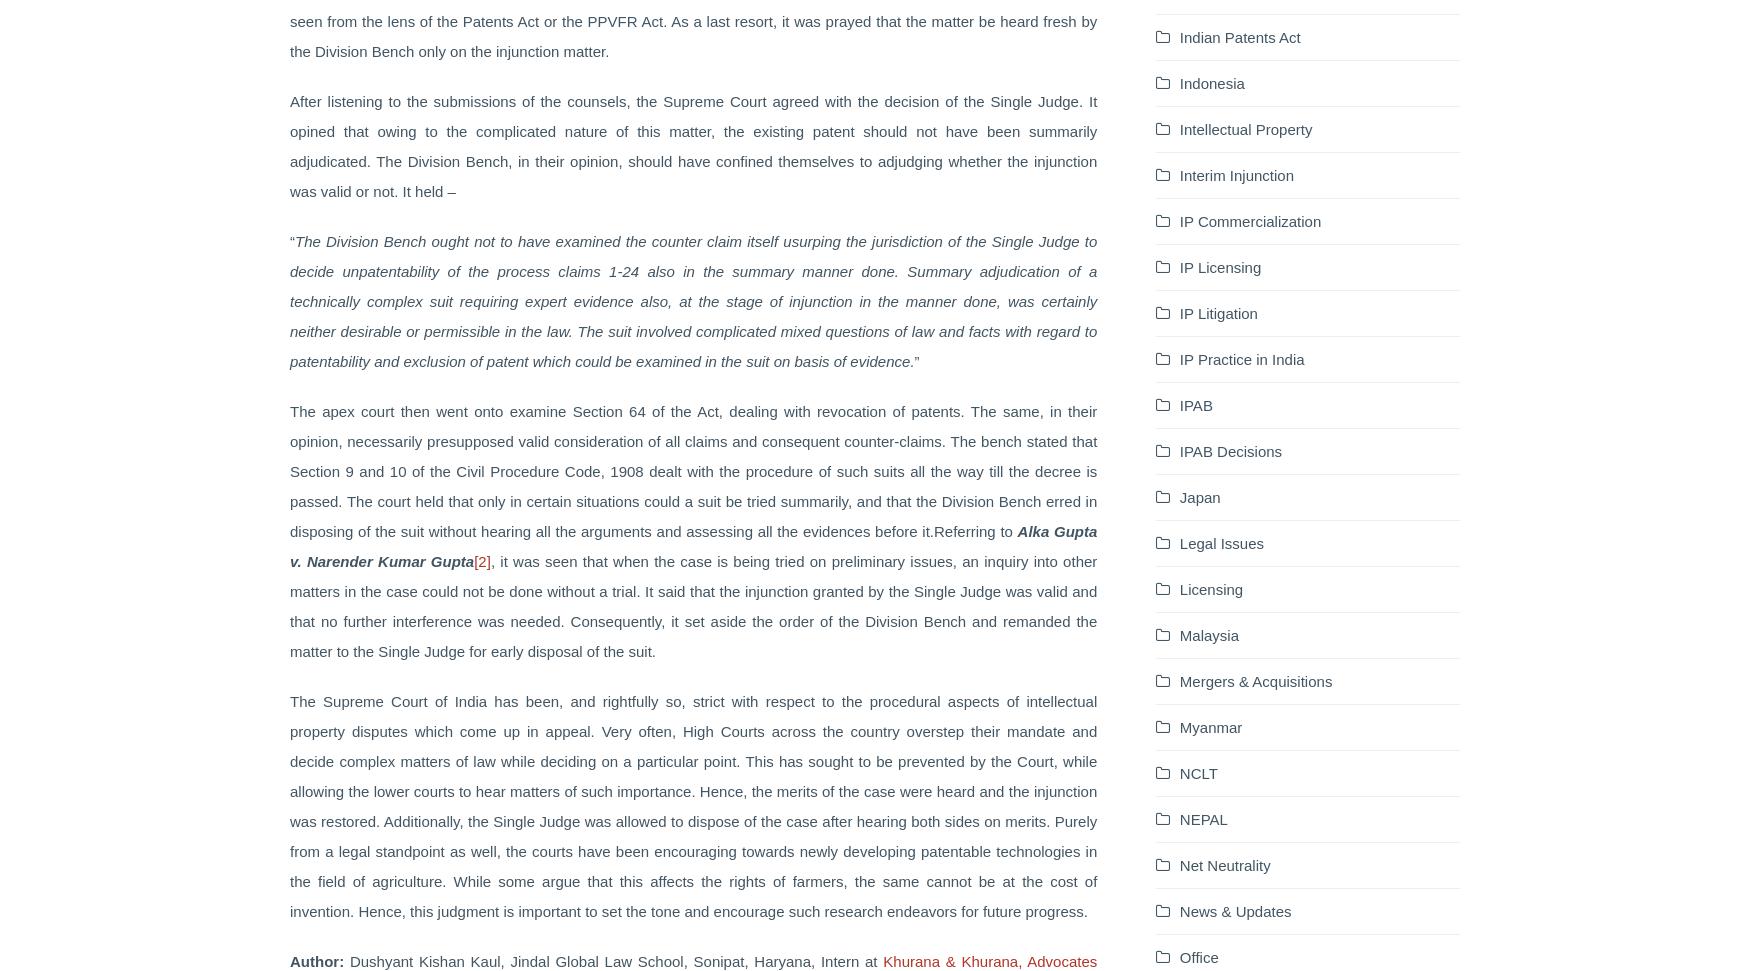  Describe the element at coordinates (1224, 864) in the screenshot. I see `'Net Neutrality'` at that location.